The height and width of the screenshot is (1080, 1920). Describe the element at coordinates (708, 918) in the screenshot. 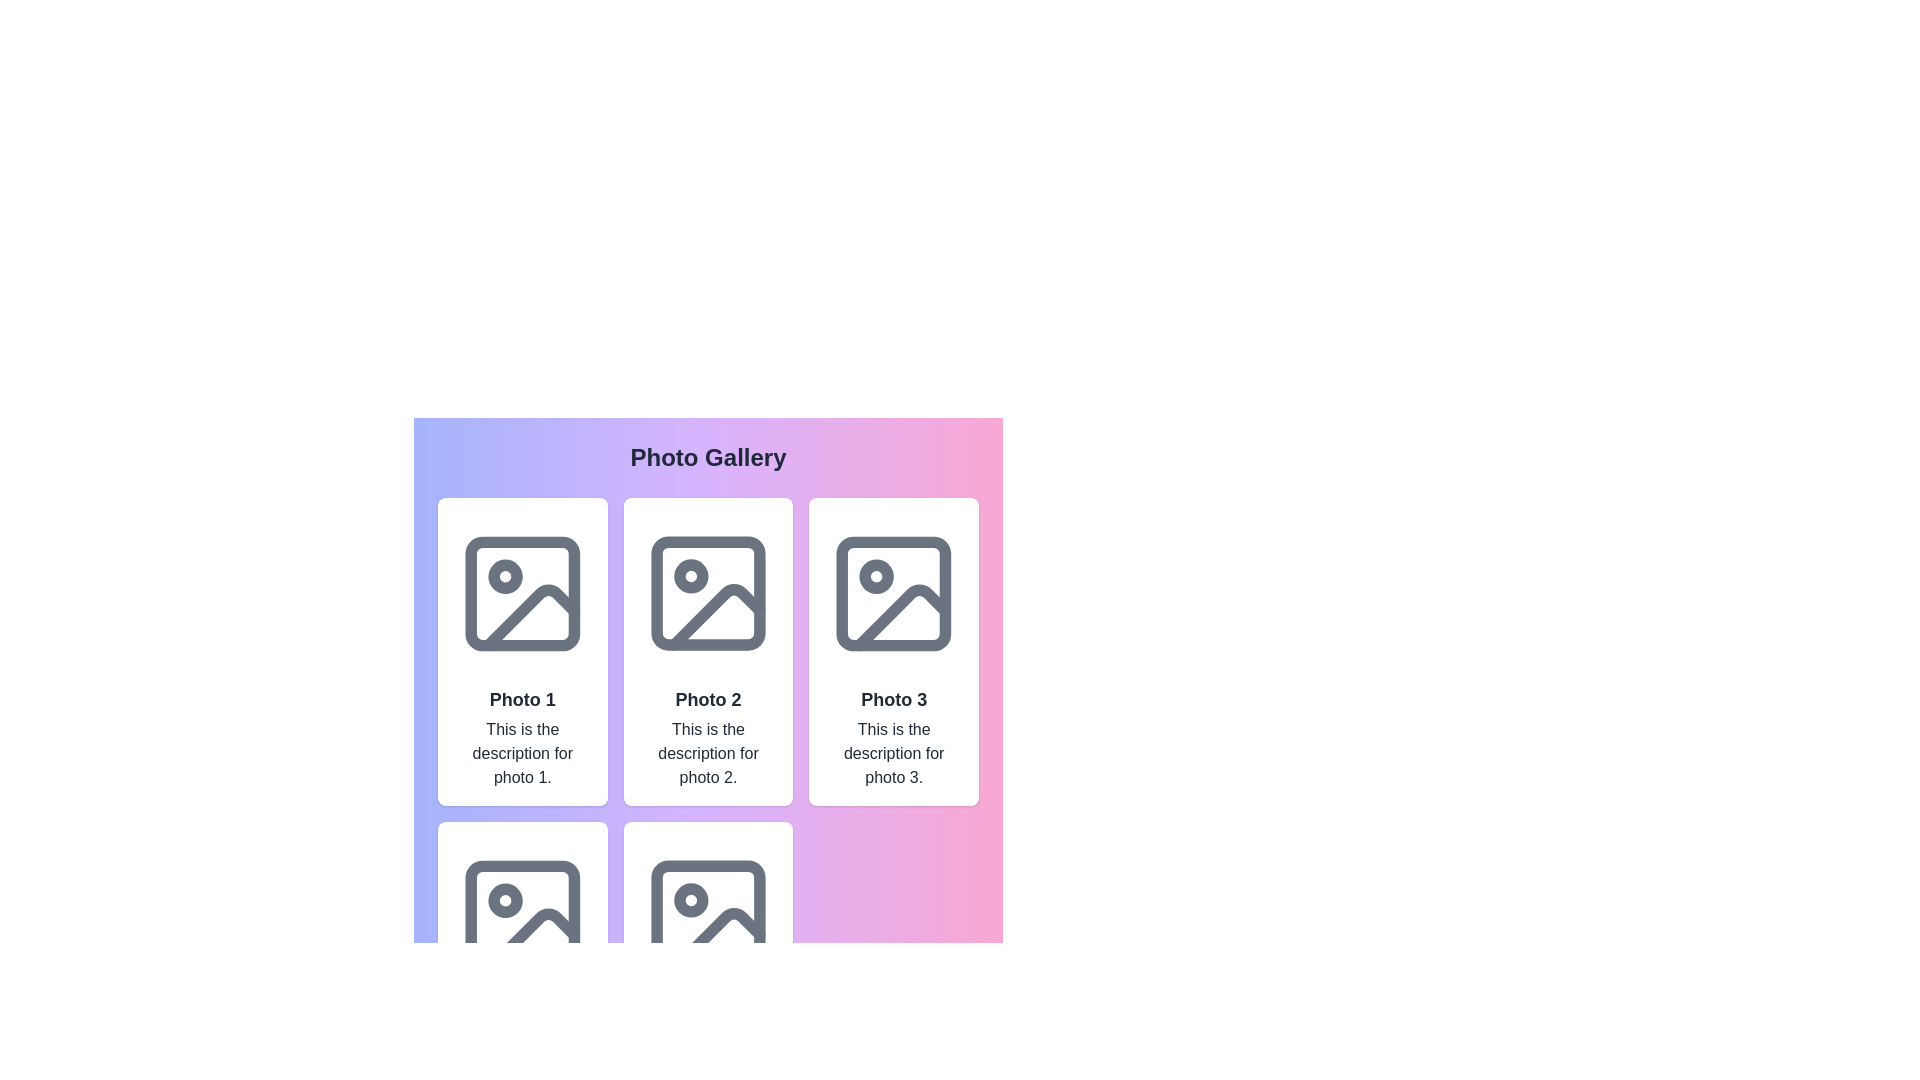

I see `the SVG-based graphic placeholder icon located in the 'Photo 5' card in the second row, first column of the photo gallery layout` at that location.